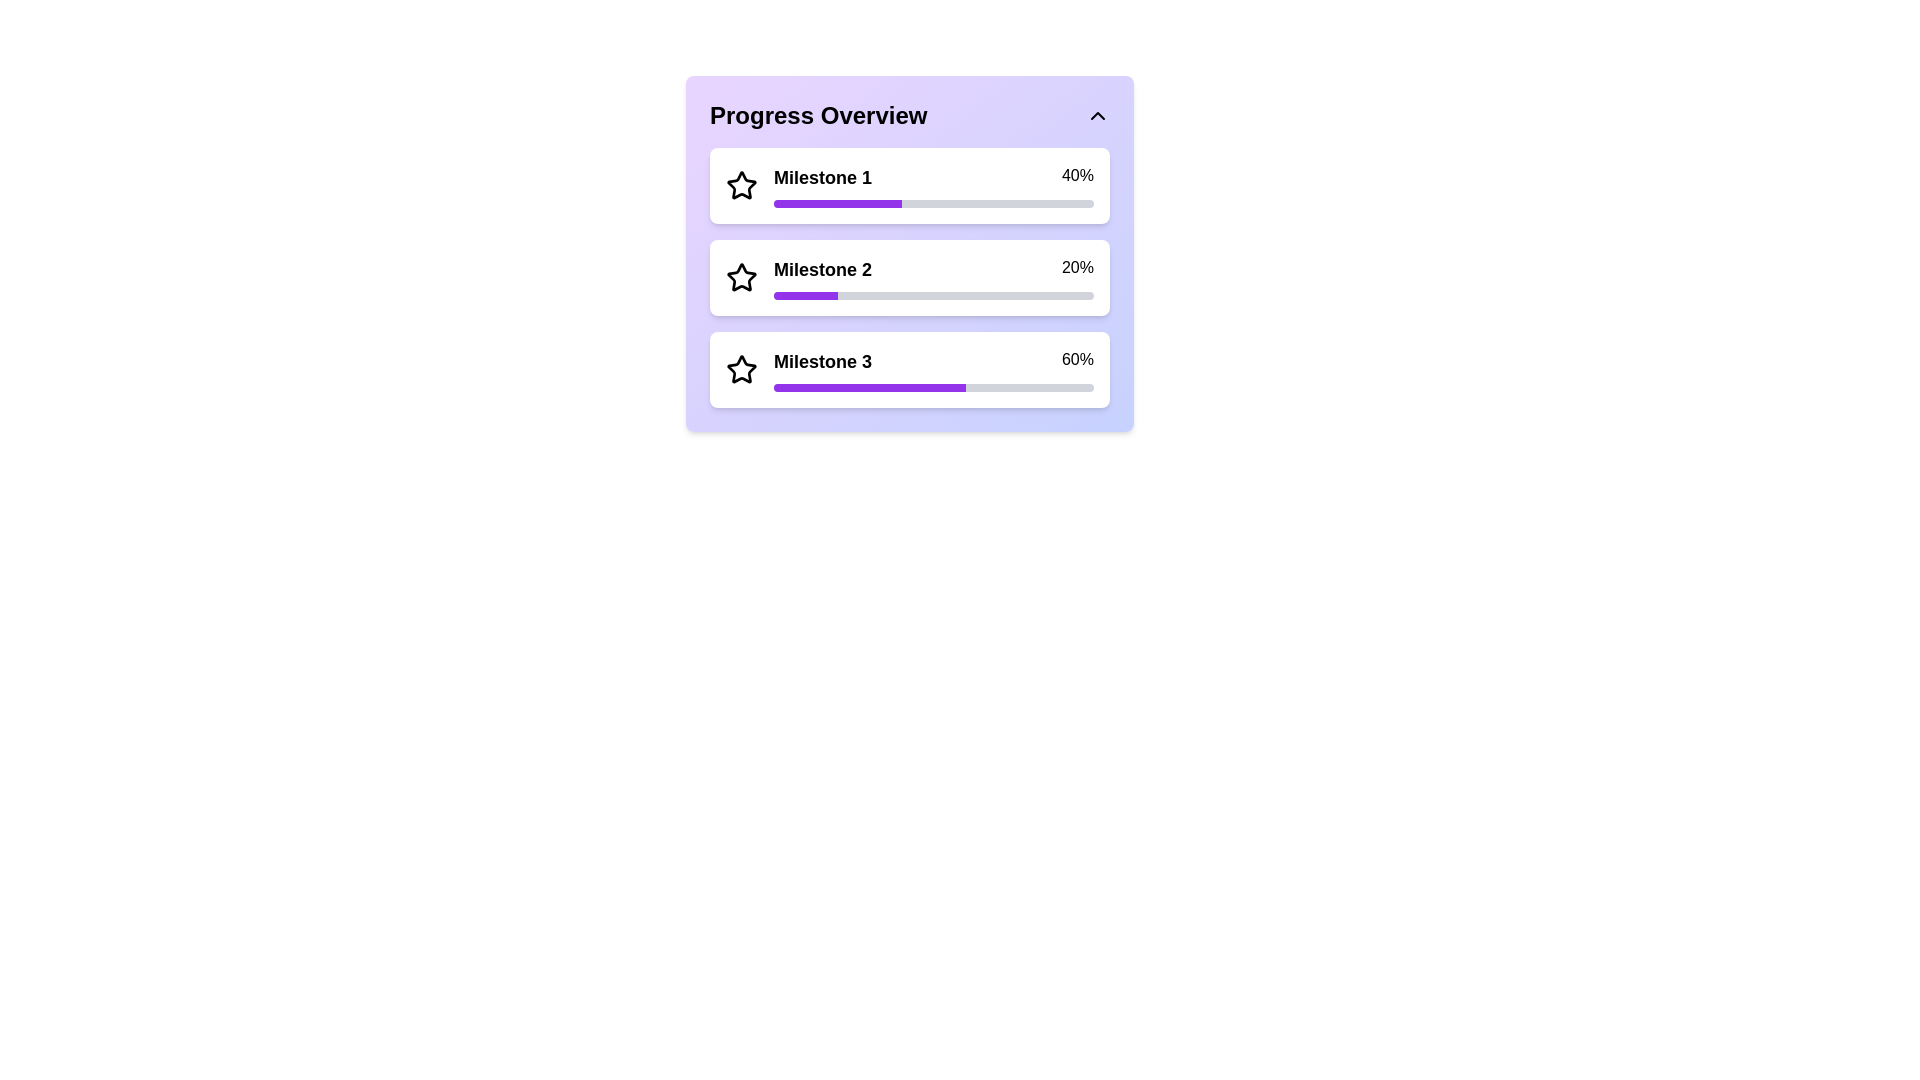 The image size is (1920, 1080). What do you see at coordinates (838, 204) in the screenshot?
I see `the Progress bar fill segment that visually represents the completion status for 'Milestone 1'` at bounding box center [838, 204].